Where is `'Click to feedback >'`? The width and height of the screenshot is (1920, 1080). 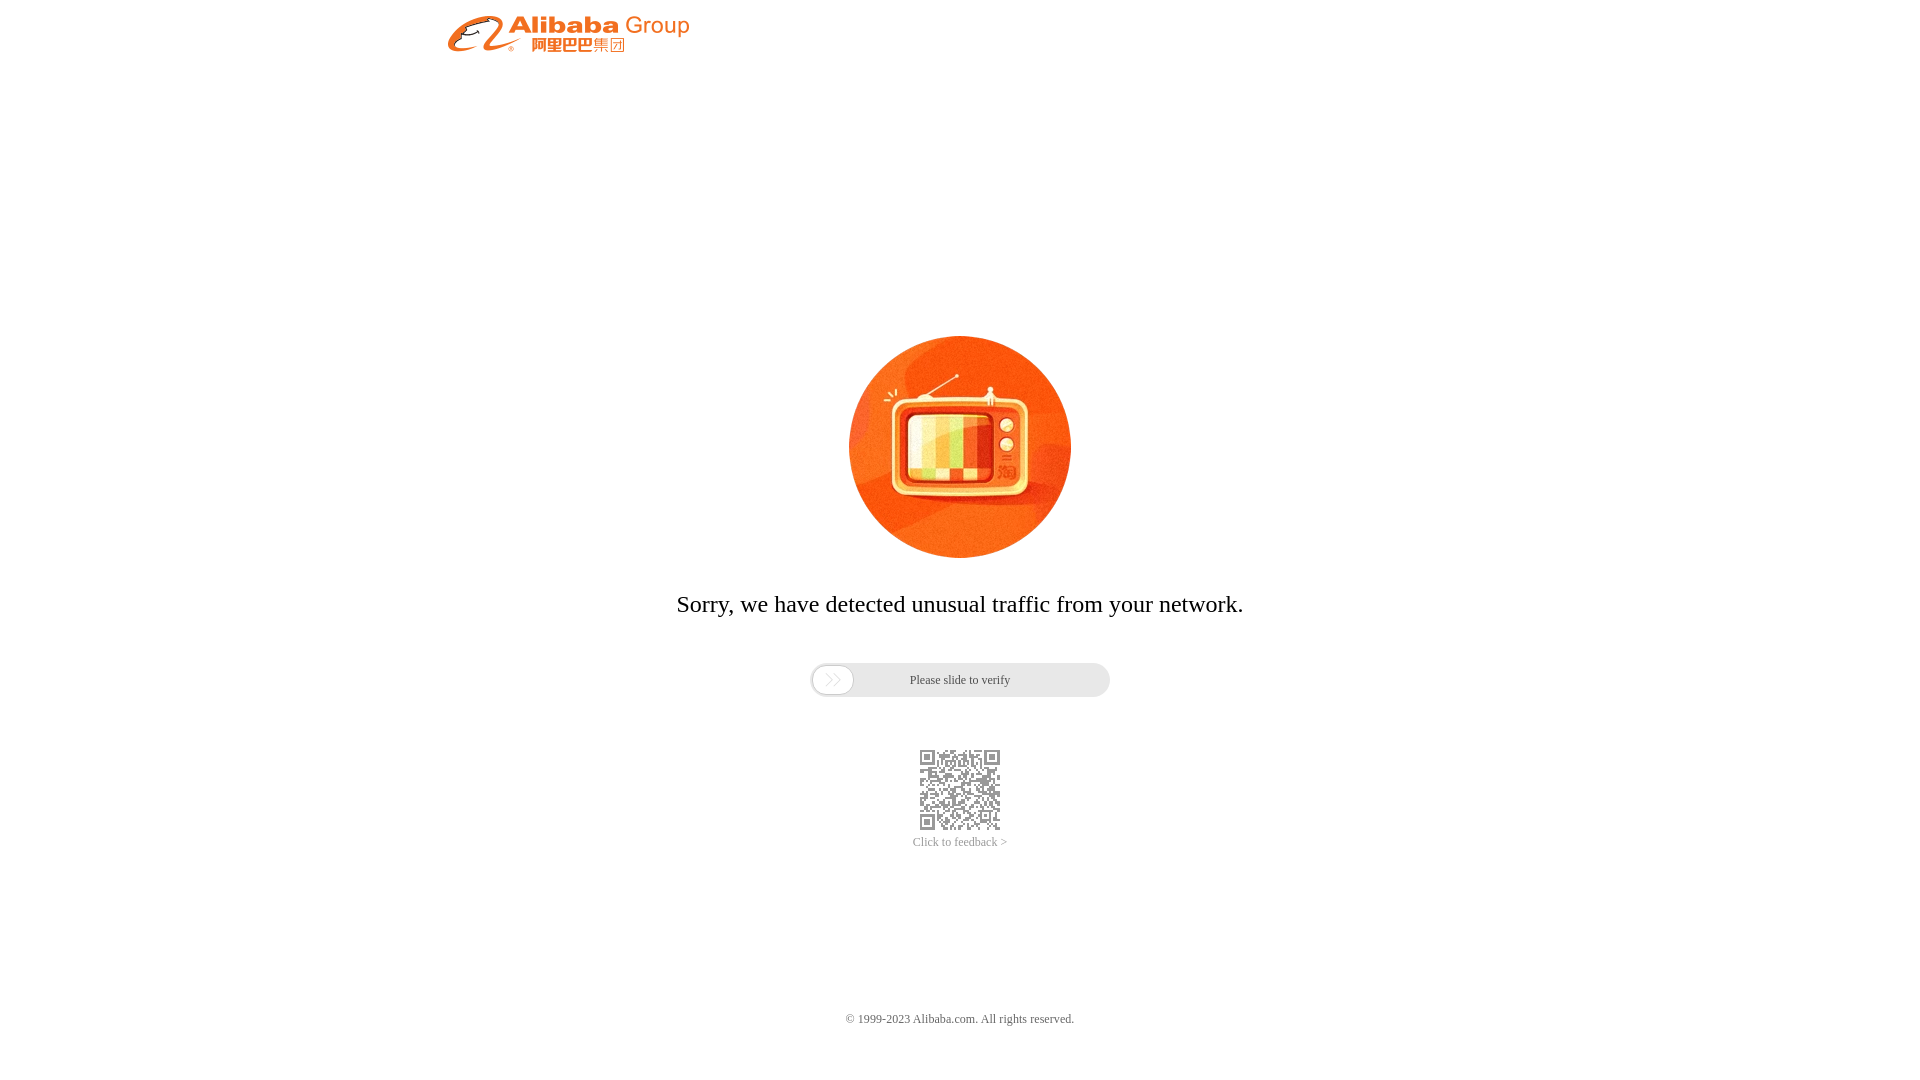 'Click to feedback >' is located at coordinates (960, 842).